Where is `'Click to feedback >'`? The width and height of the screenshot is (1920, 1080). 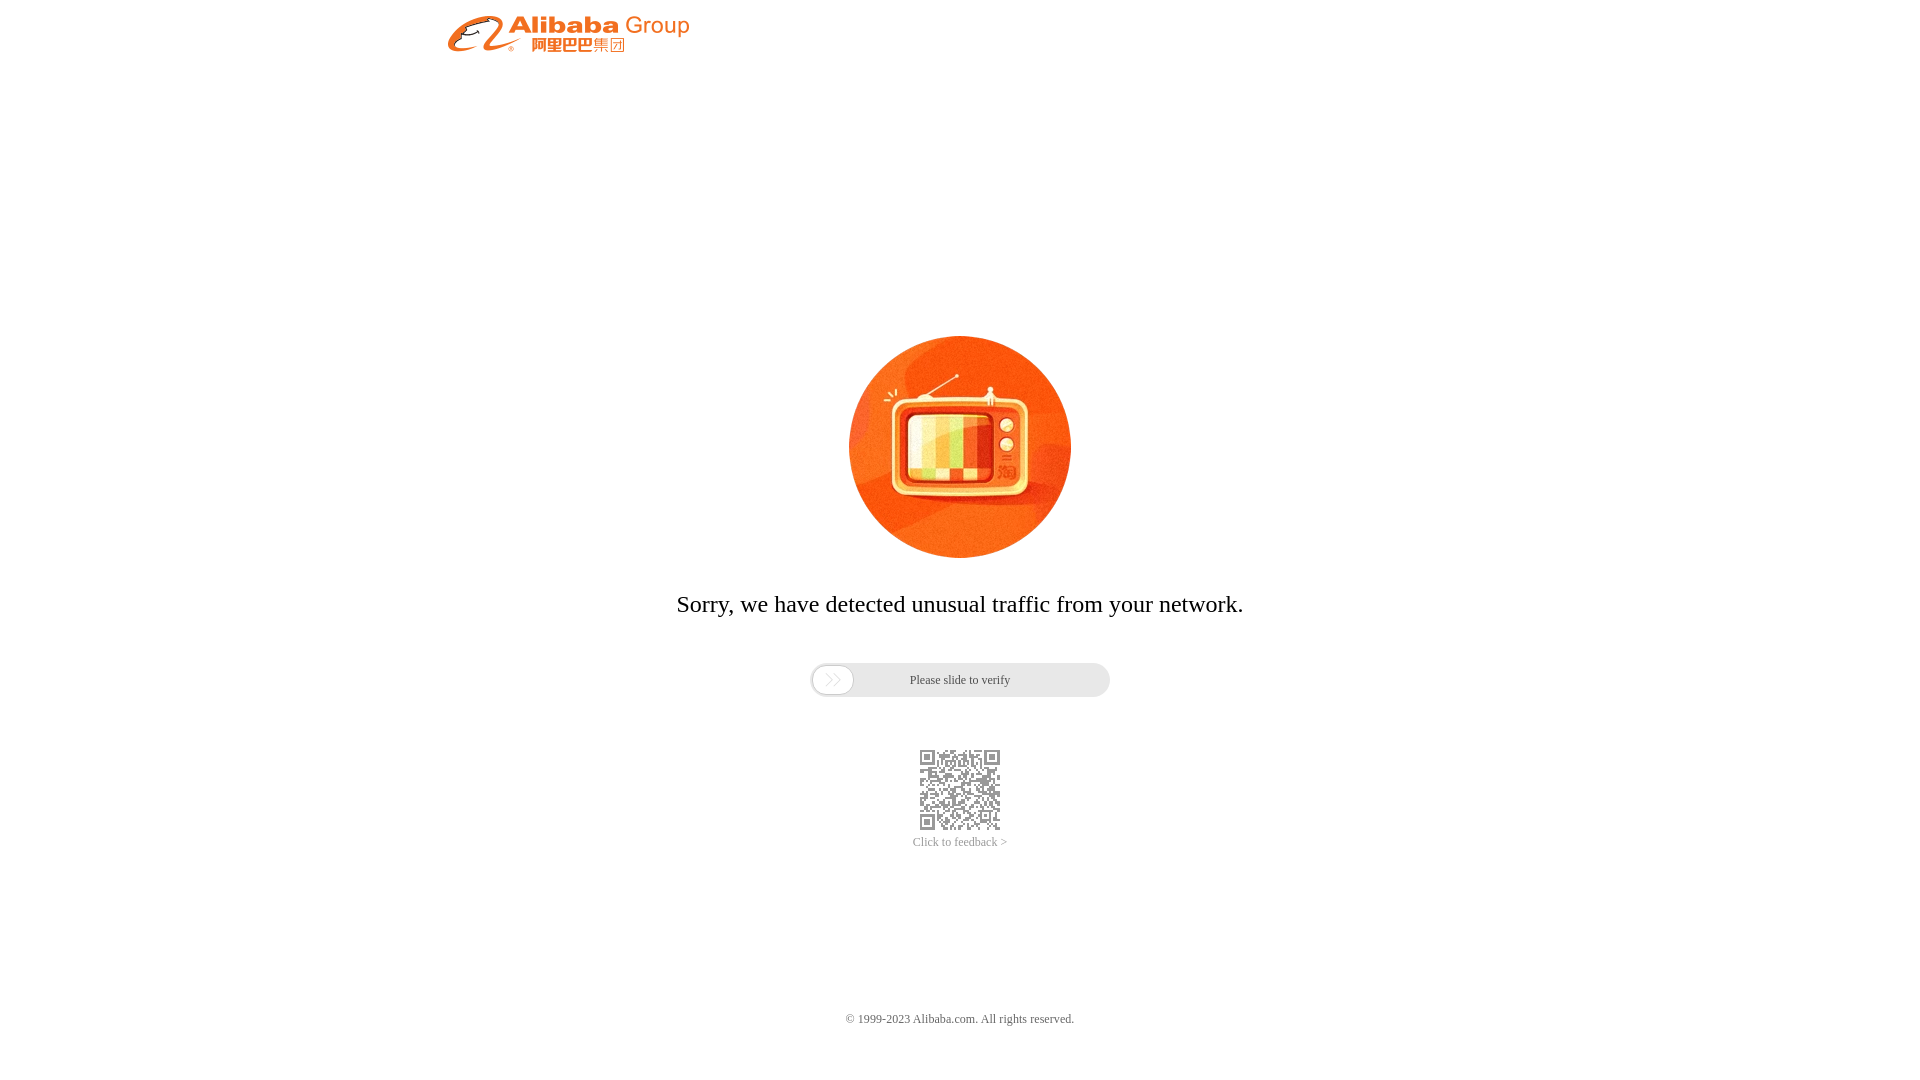 'Click to feedback >' is located at coordinates (960, 842).